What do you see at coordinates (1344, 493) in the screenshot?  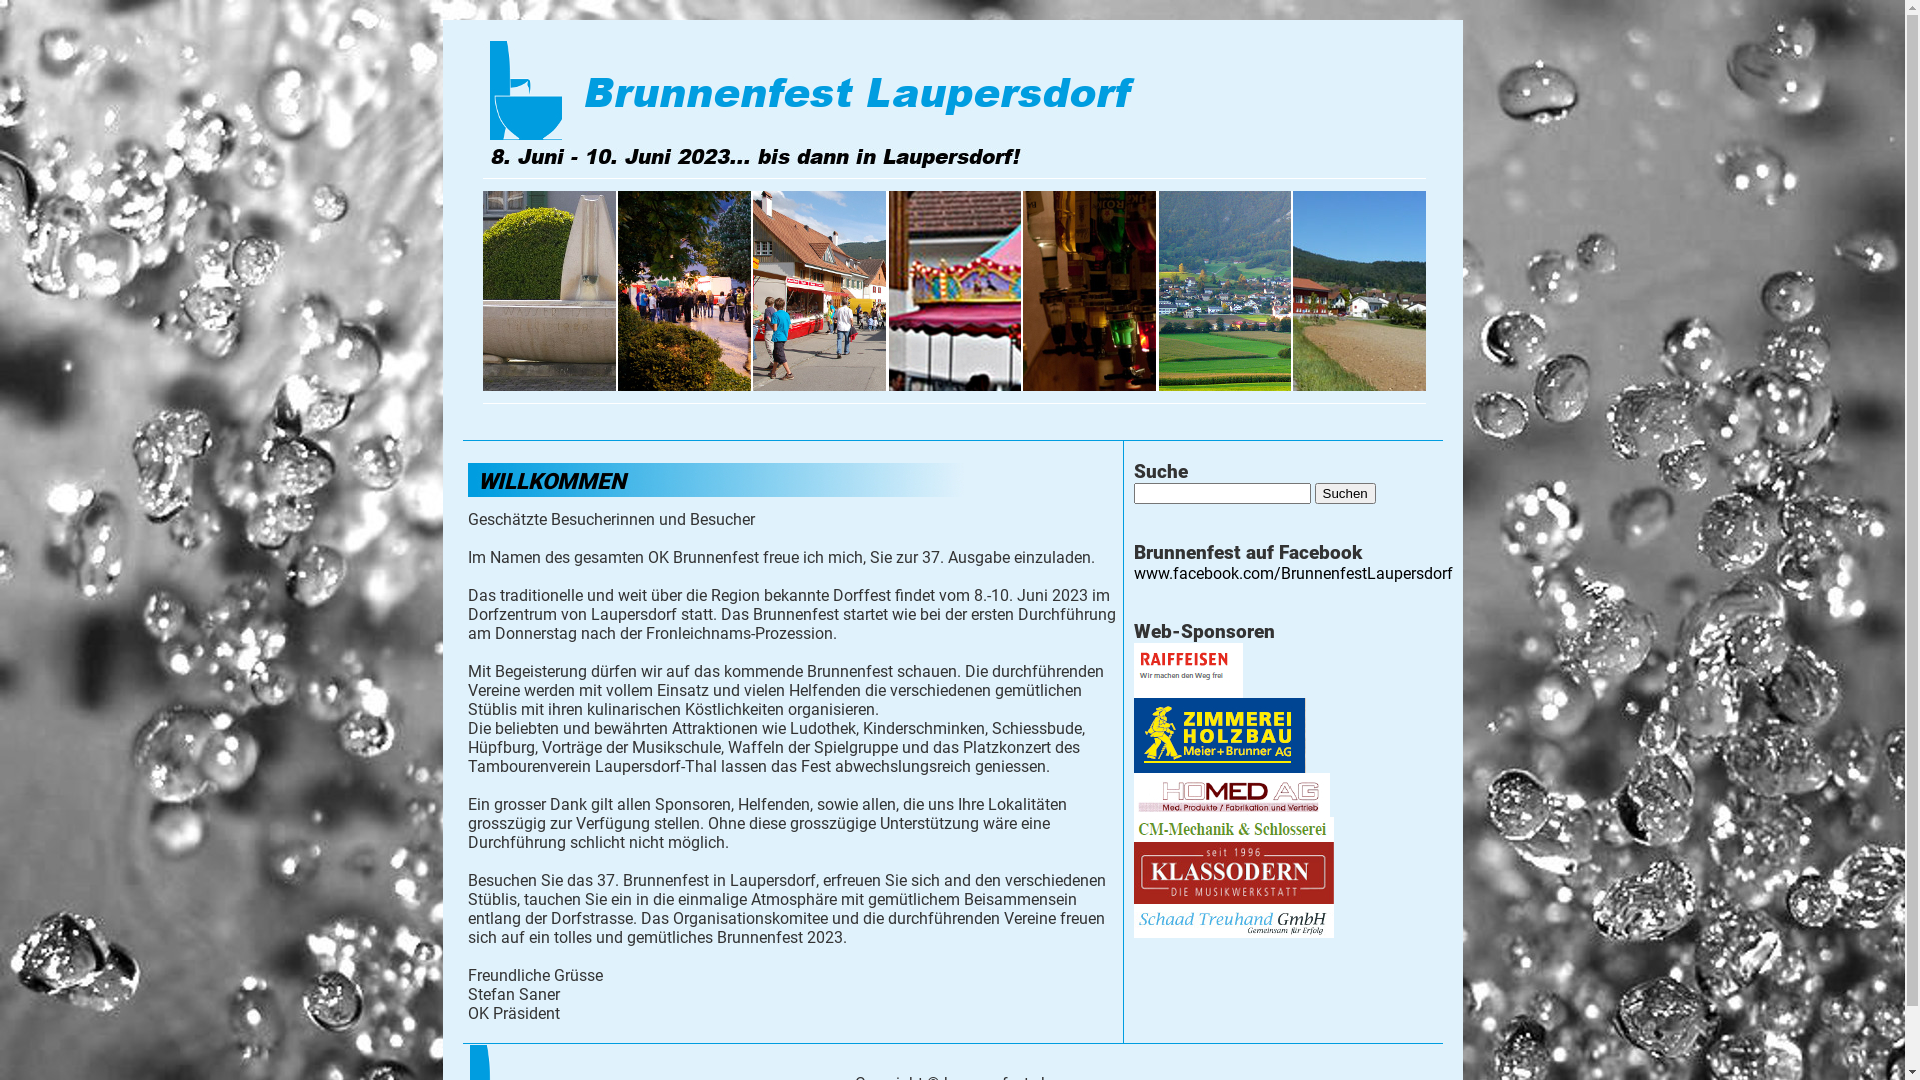 I see `'Suchen'` at bounding box center [1344, 493].